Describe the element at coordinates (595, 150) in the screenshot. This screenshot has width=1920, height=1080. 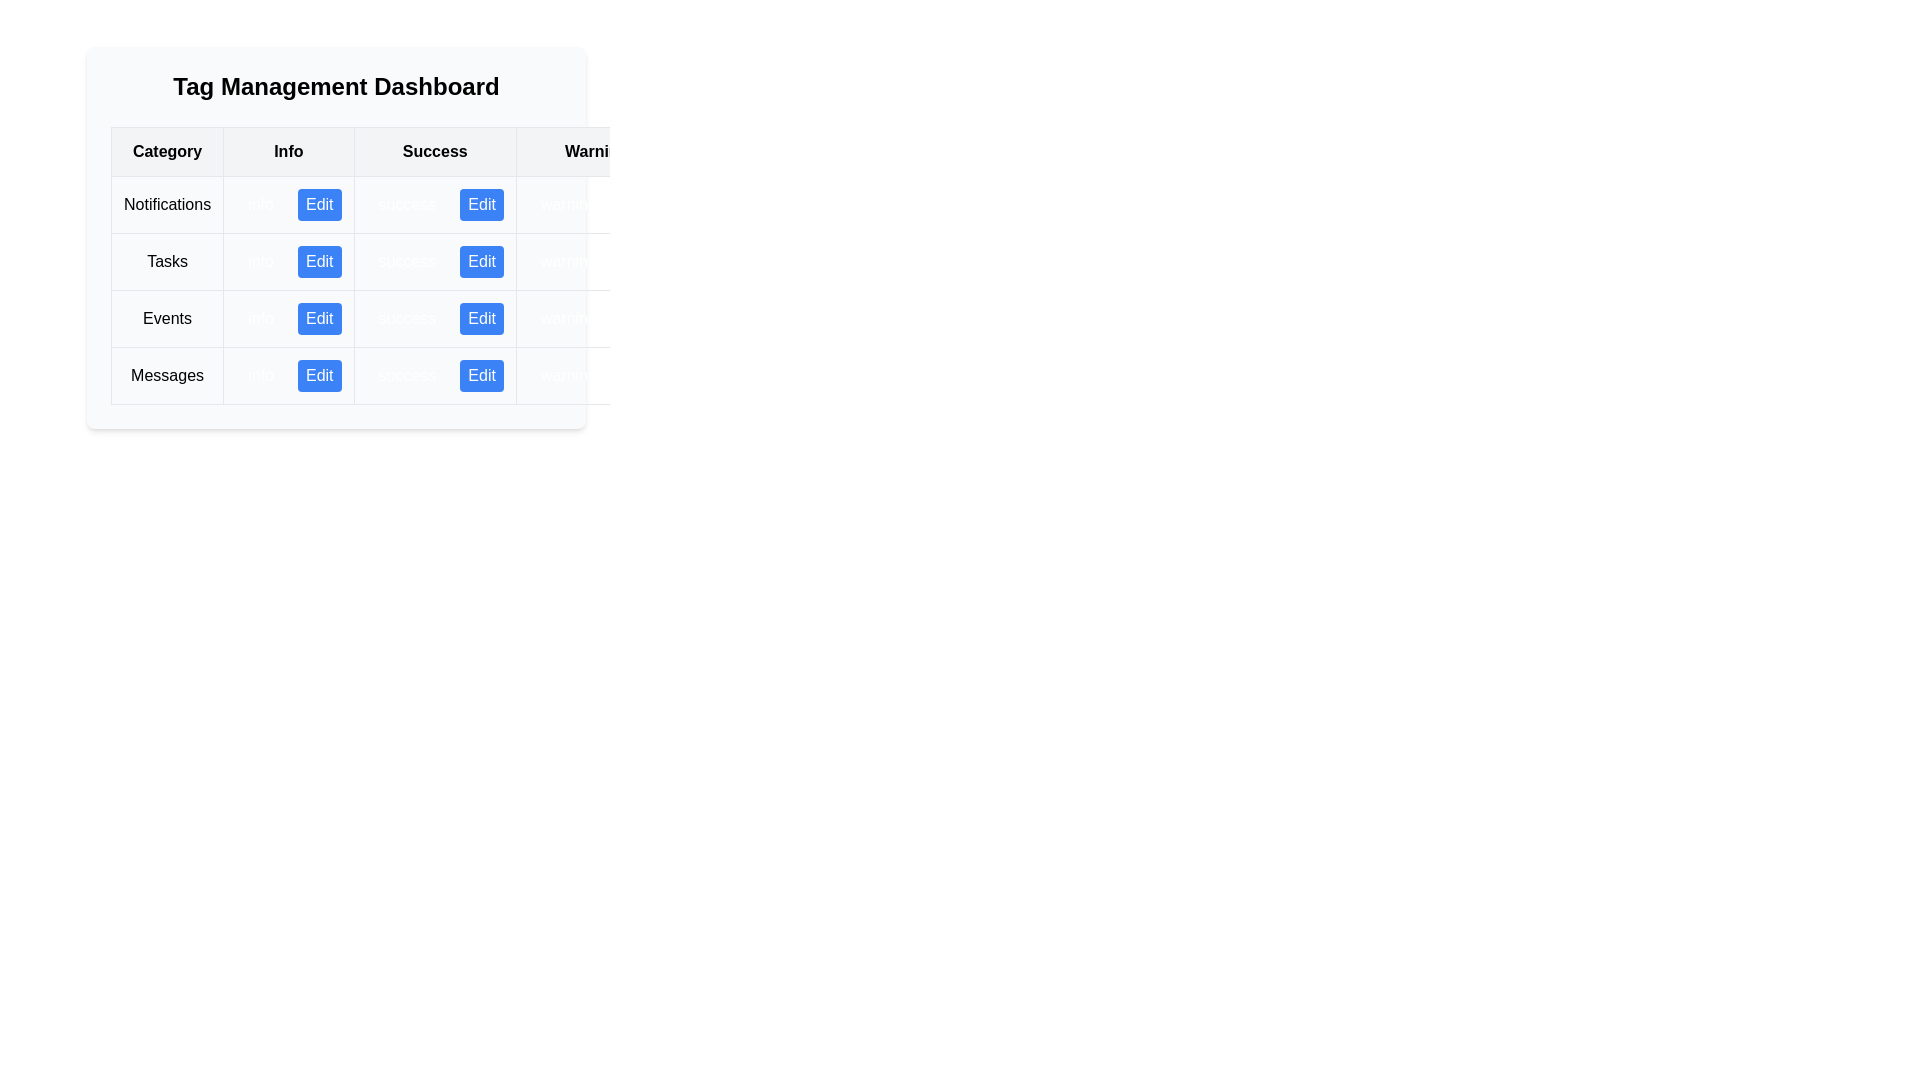
I see `the 'Warning' header in the table column, which categorizes information and is positioned in the fourth place among five elements` at that location.